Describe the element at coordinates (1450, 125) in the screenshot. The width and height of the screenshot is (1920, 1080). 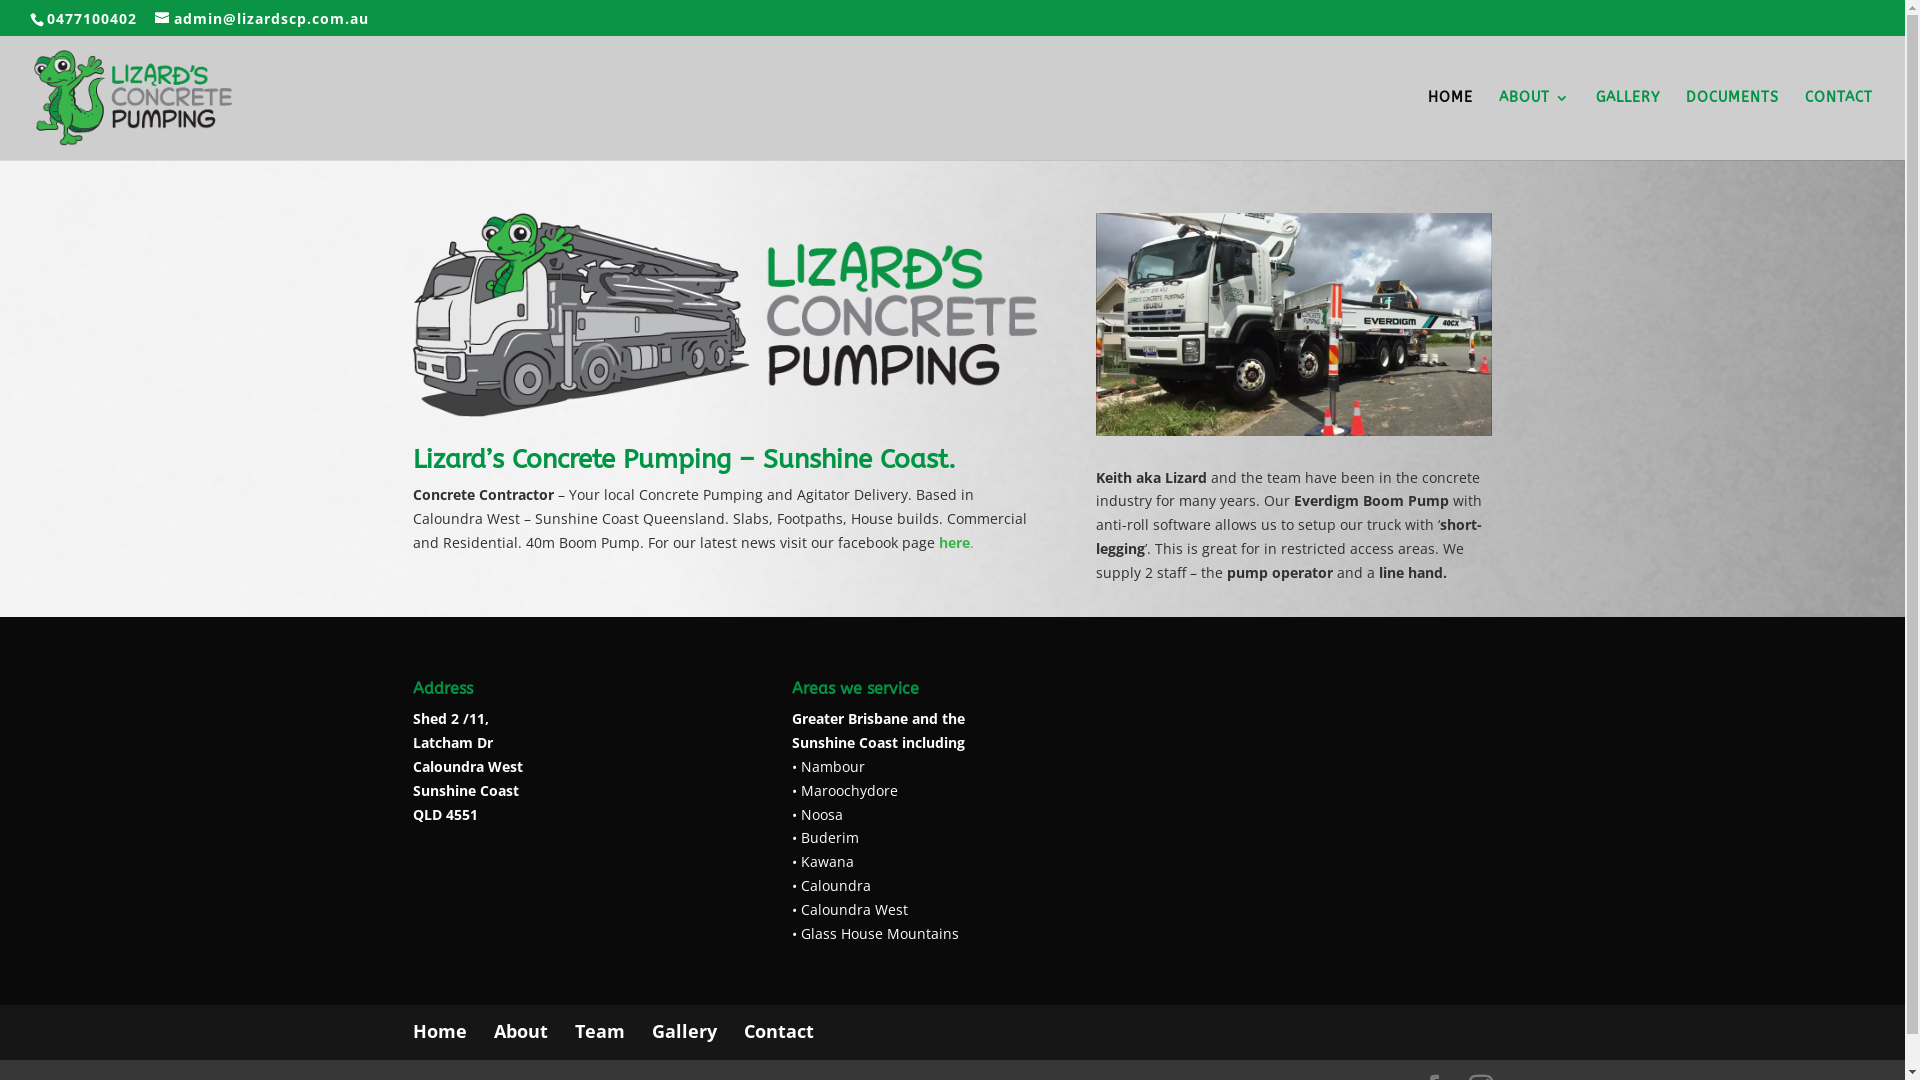
I see `'HOME'` at that location.